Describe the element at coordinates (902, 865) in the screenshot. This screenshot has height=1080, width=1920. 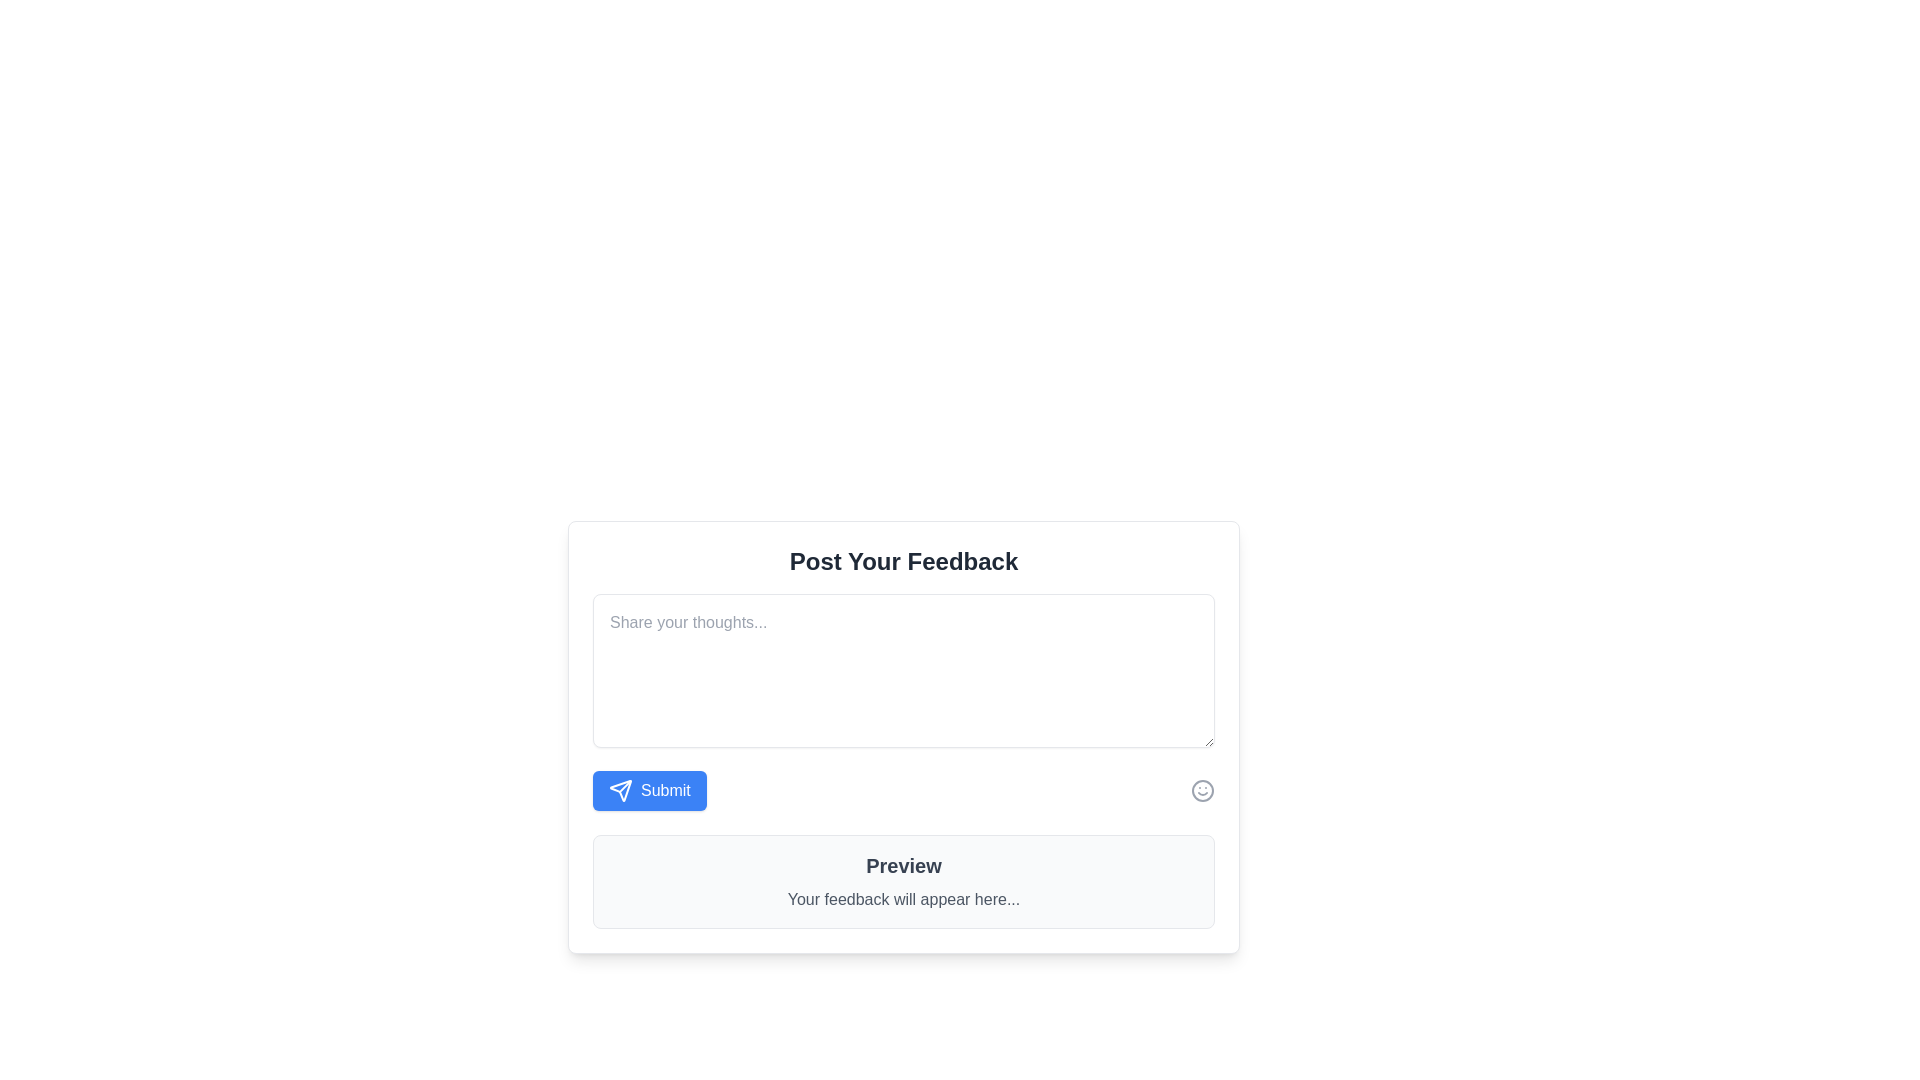
I see `the text label displaying 'Preview' in bold font, which is positioned above the secondary text component 'Your feedback will appear here...'` at that location.